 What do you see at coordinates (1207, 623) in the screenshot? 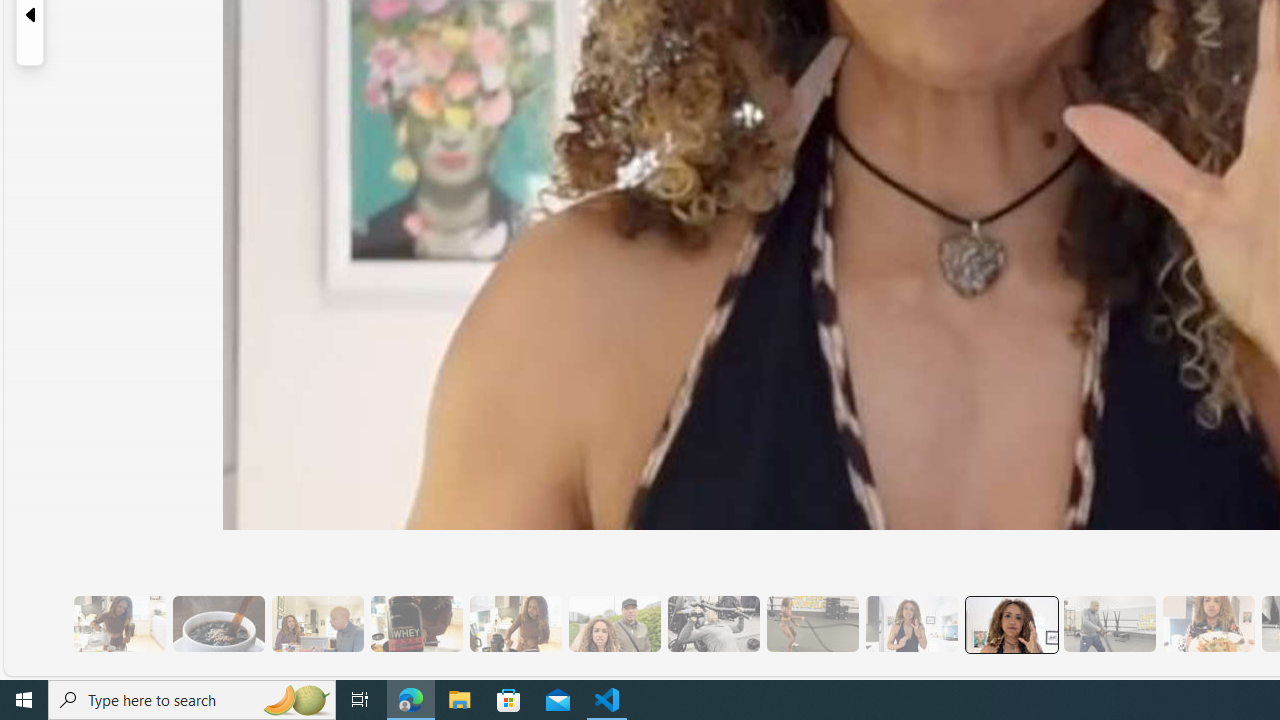
I see `'14 They Have Salmon and Veggies for Dinner'` at bounding box center [1207, 623].